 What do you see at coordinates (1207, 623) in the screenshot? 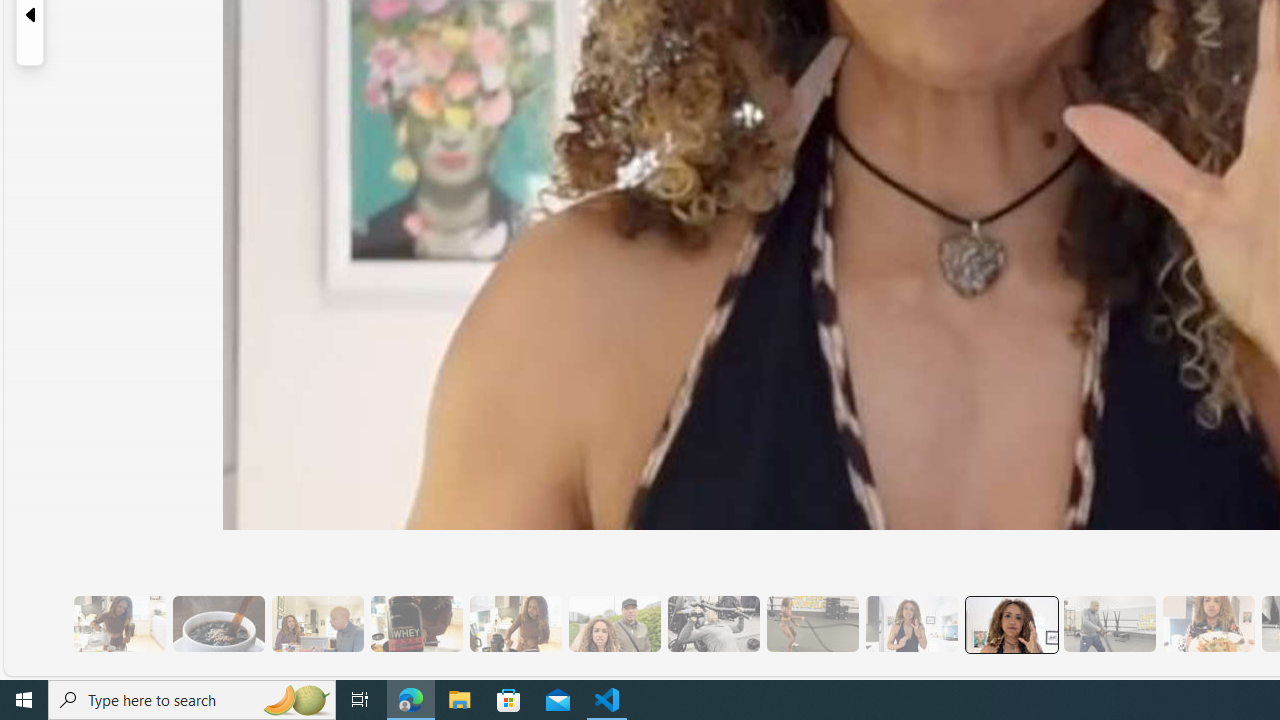
I see `'14 They Have Salmon and Veggies for Dinner'` at bounding box center [1207, 623].